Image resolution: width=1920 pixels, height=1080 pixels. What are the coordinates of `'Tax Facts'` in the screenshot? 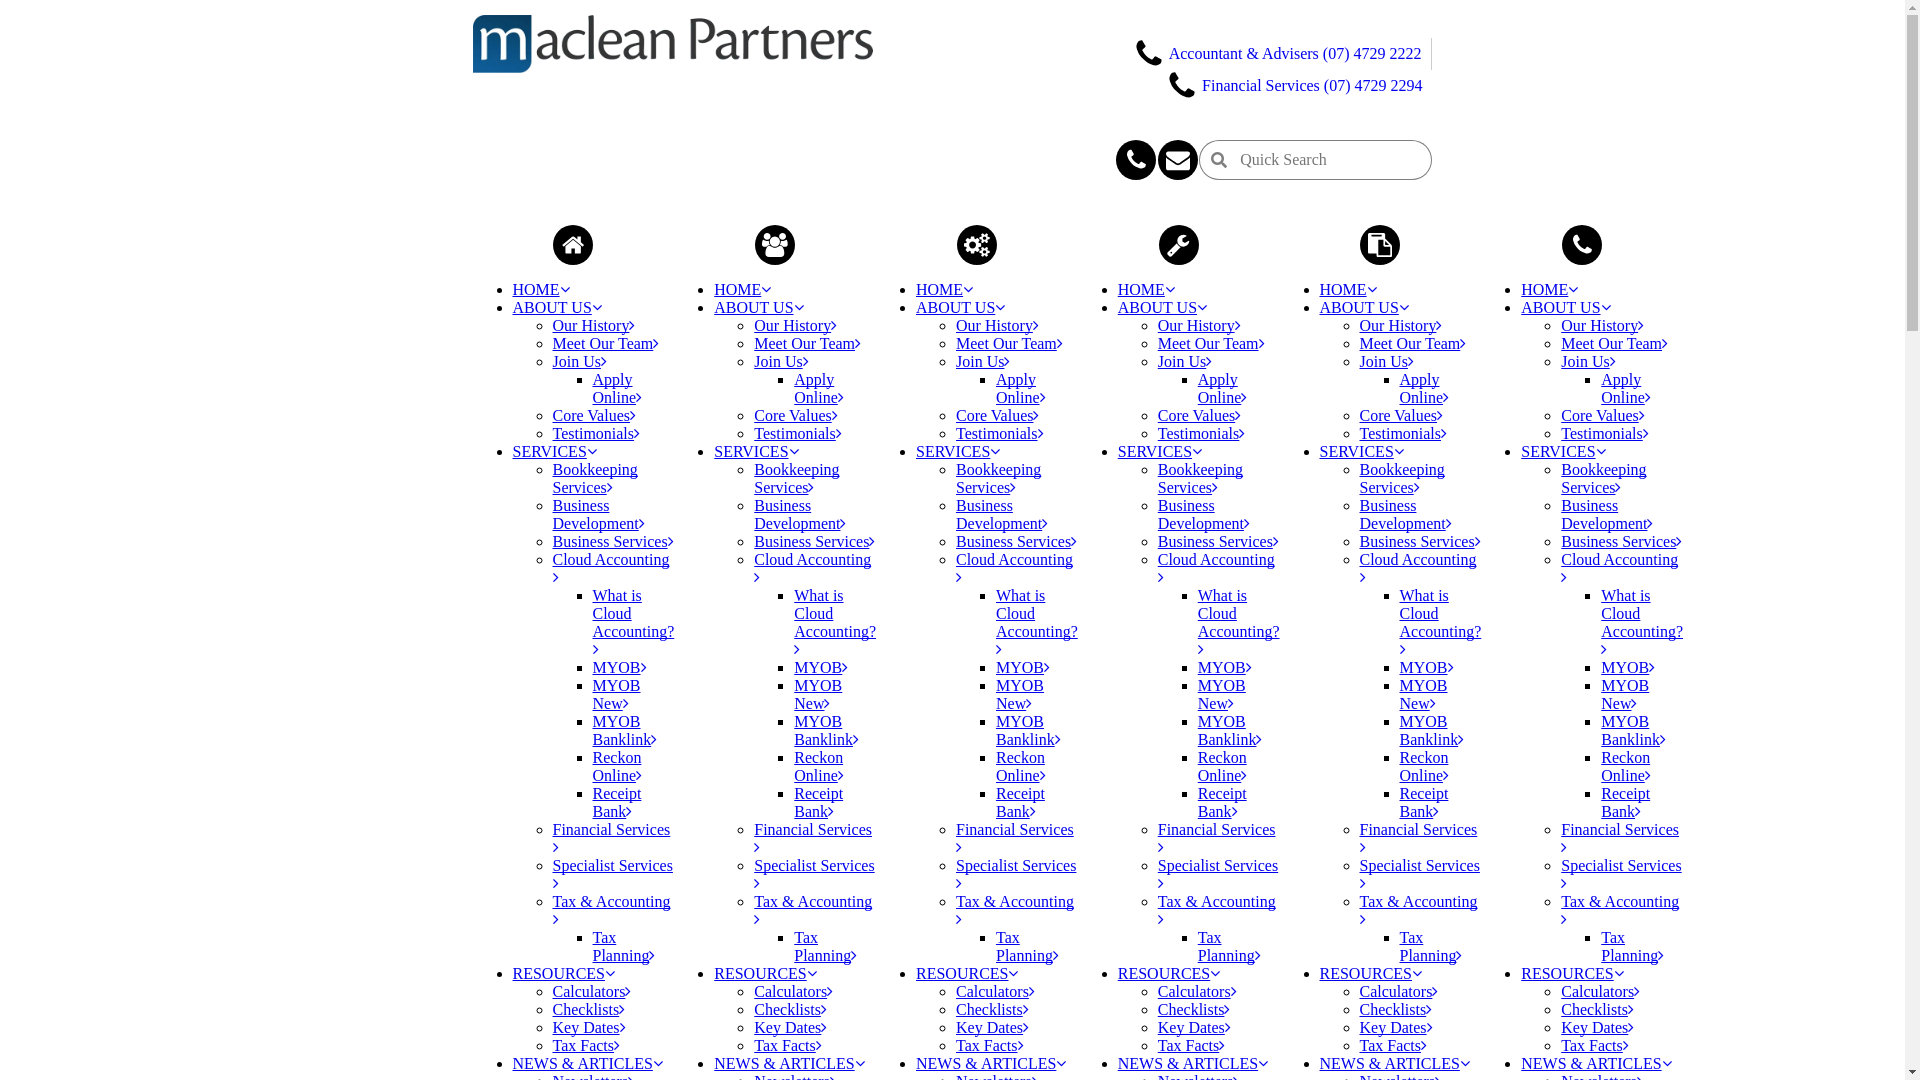 It's located at (989, 1044).